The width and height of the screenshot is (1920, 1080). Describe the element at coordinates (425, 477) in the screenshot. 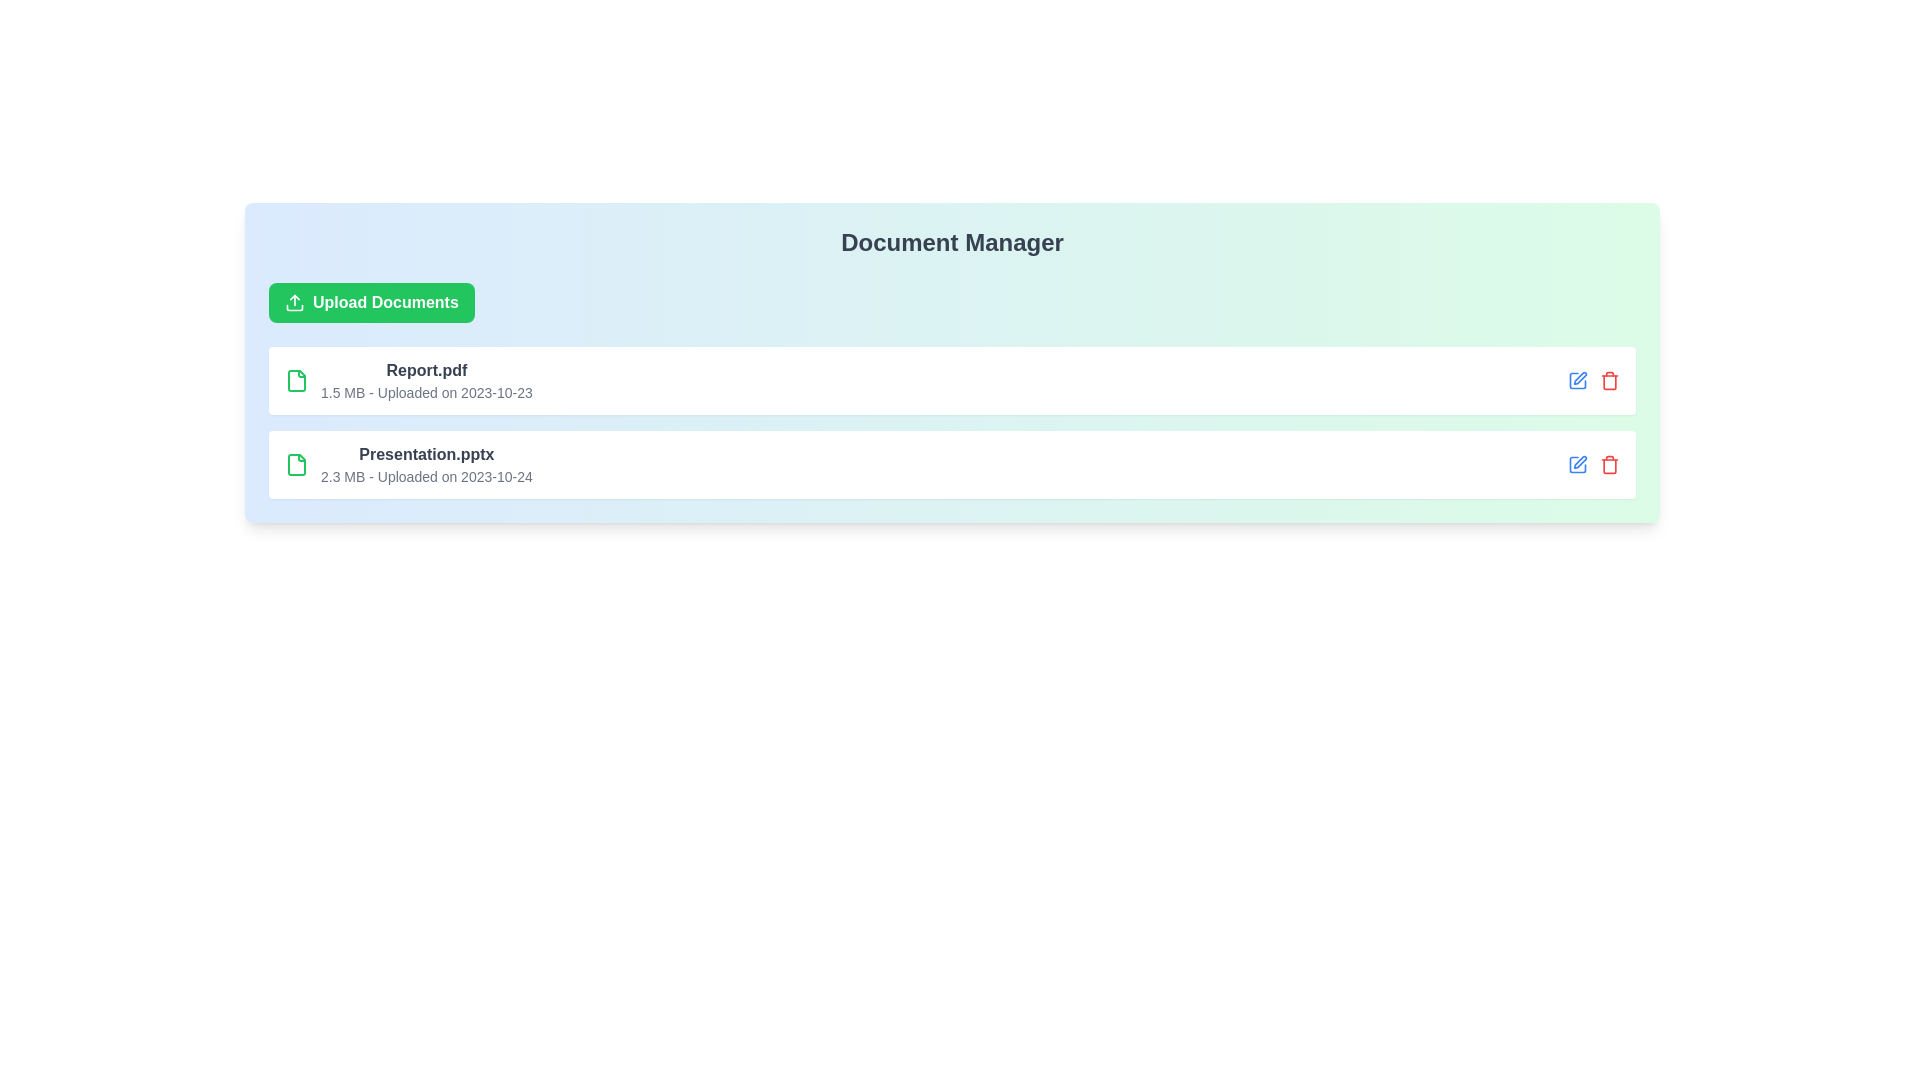

I see `the text label providing details about the document 'Presentation.pptx', located below it, which indicates the file size and upload date` at that location.